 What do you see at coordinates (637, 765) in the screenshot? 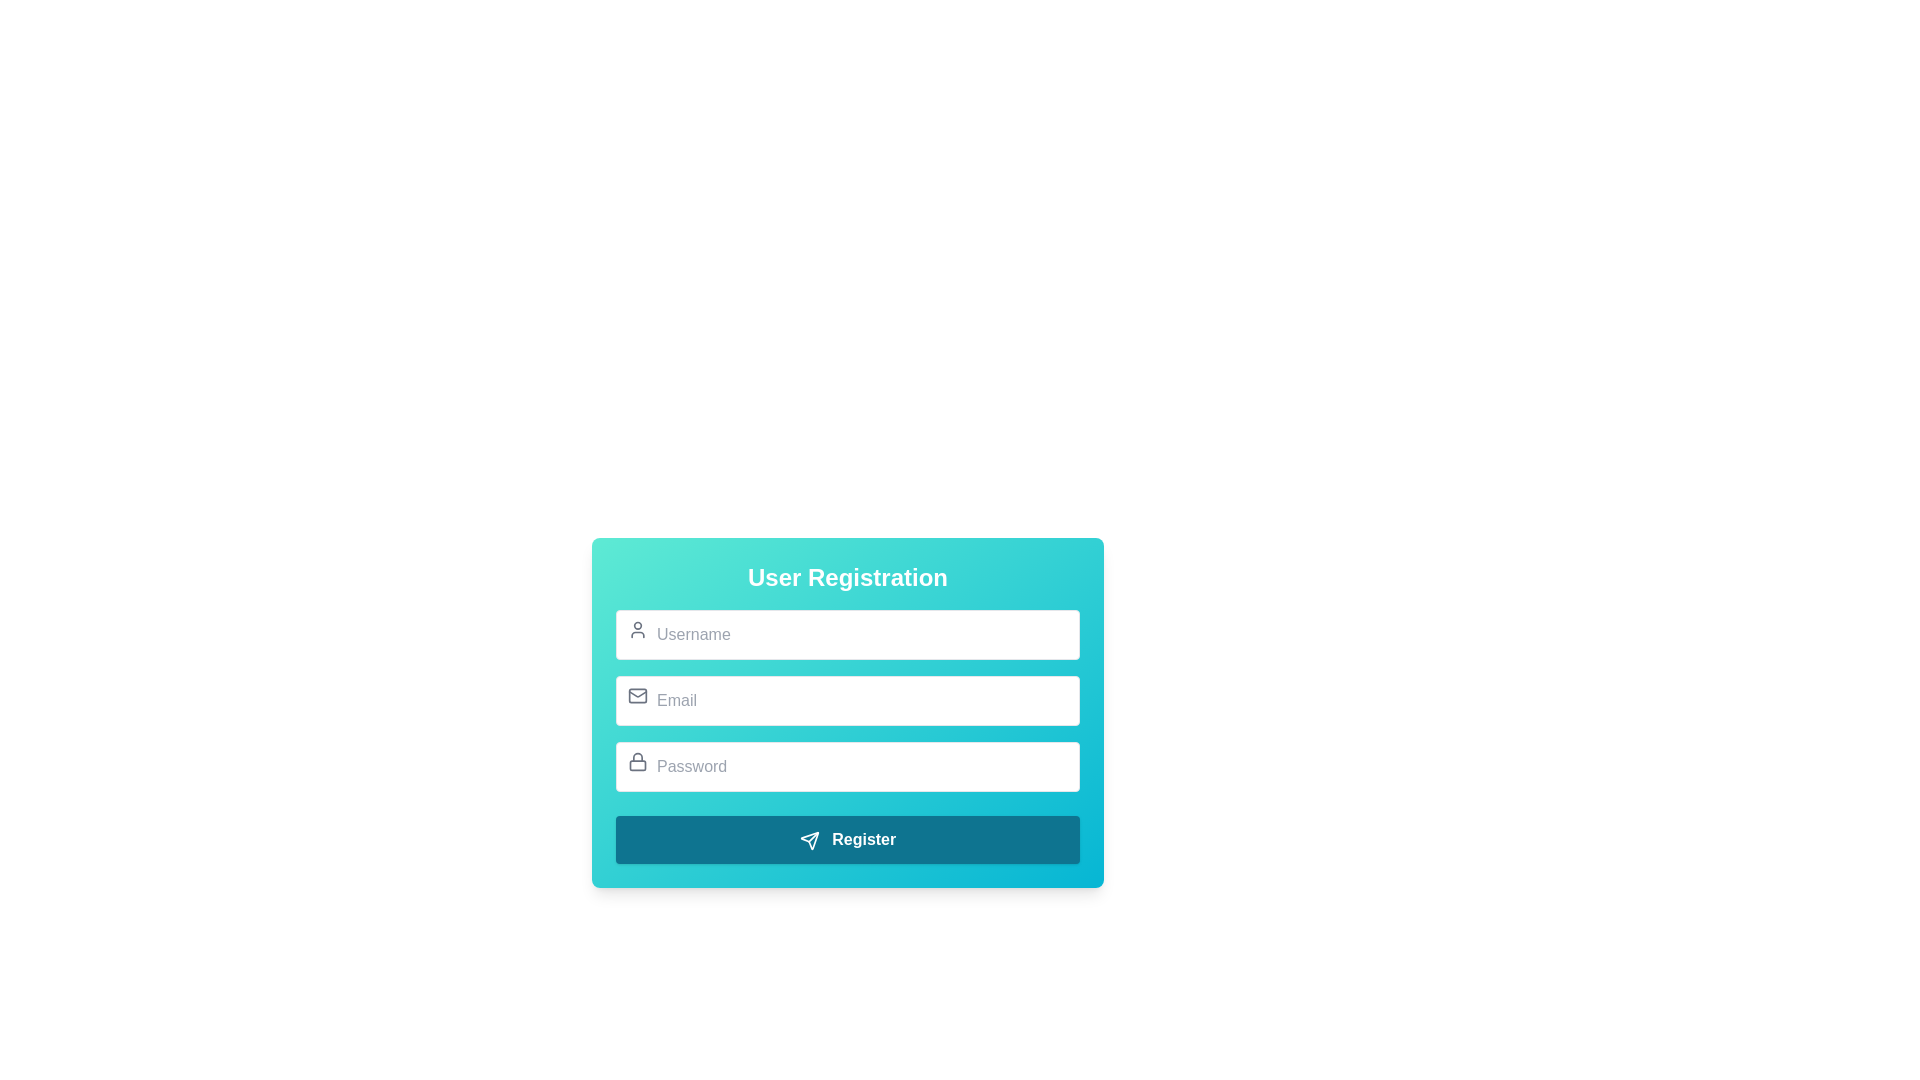
I see `the graphic detail (SVG rectangle) that serves as a visual enhancement of the lock icon, located to the left of the 'Password' input field in the 'User Registration' form` at bounding box center [637, 765].